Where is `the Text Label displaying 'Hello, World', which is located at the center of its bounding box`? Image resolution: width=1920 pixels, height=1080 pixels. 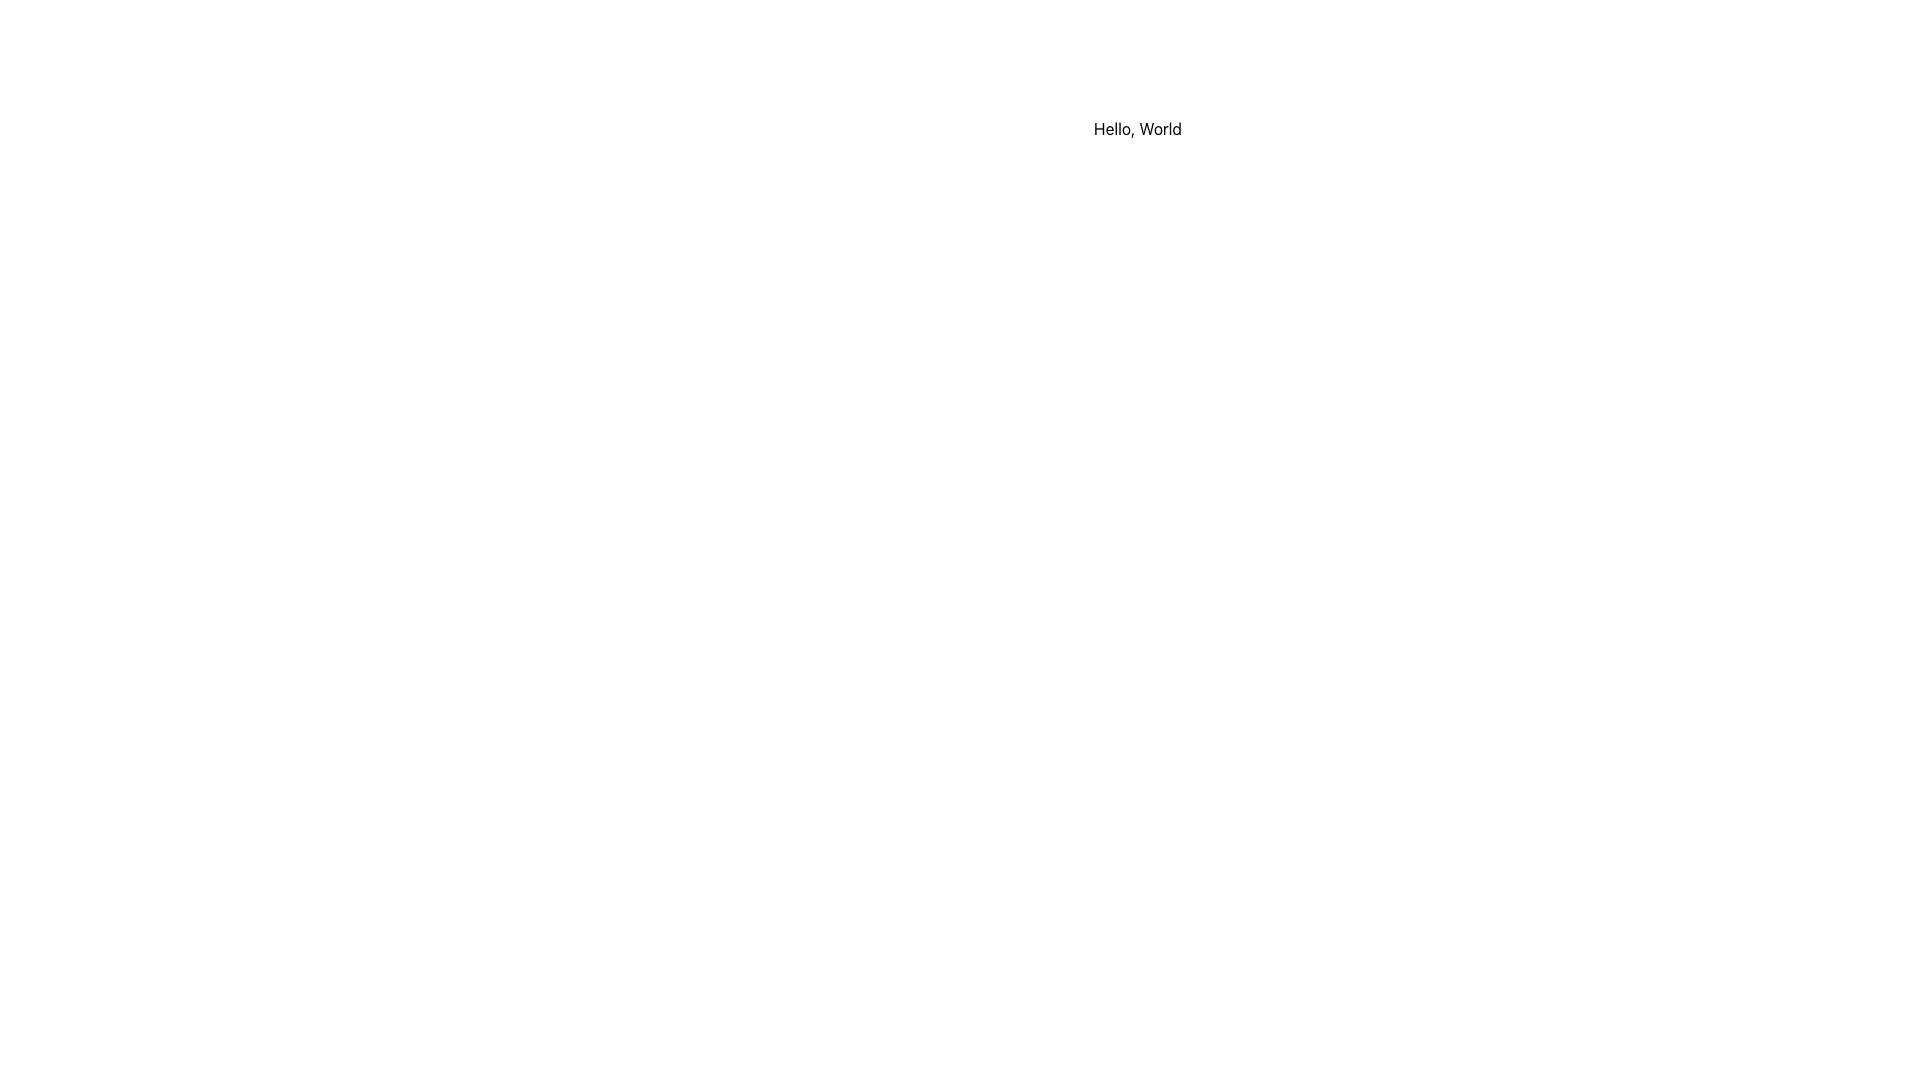 the Text Label displaying 'Hello, World', which is located at the center of its bounding box is located at coordinates (1137, 128).